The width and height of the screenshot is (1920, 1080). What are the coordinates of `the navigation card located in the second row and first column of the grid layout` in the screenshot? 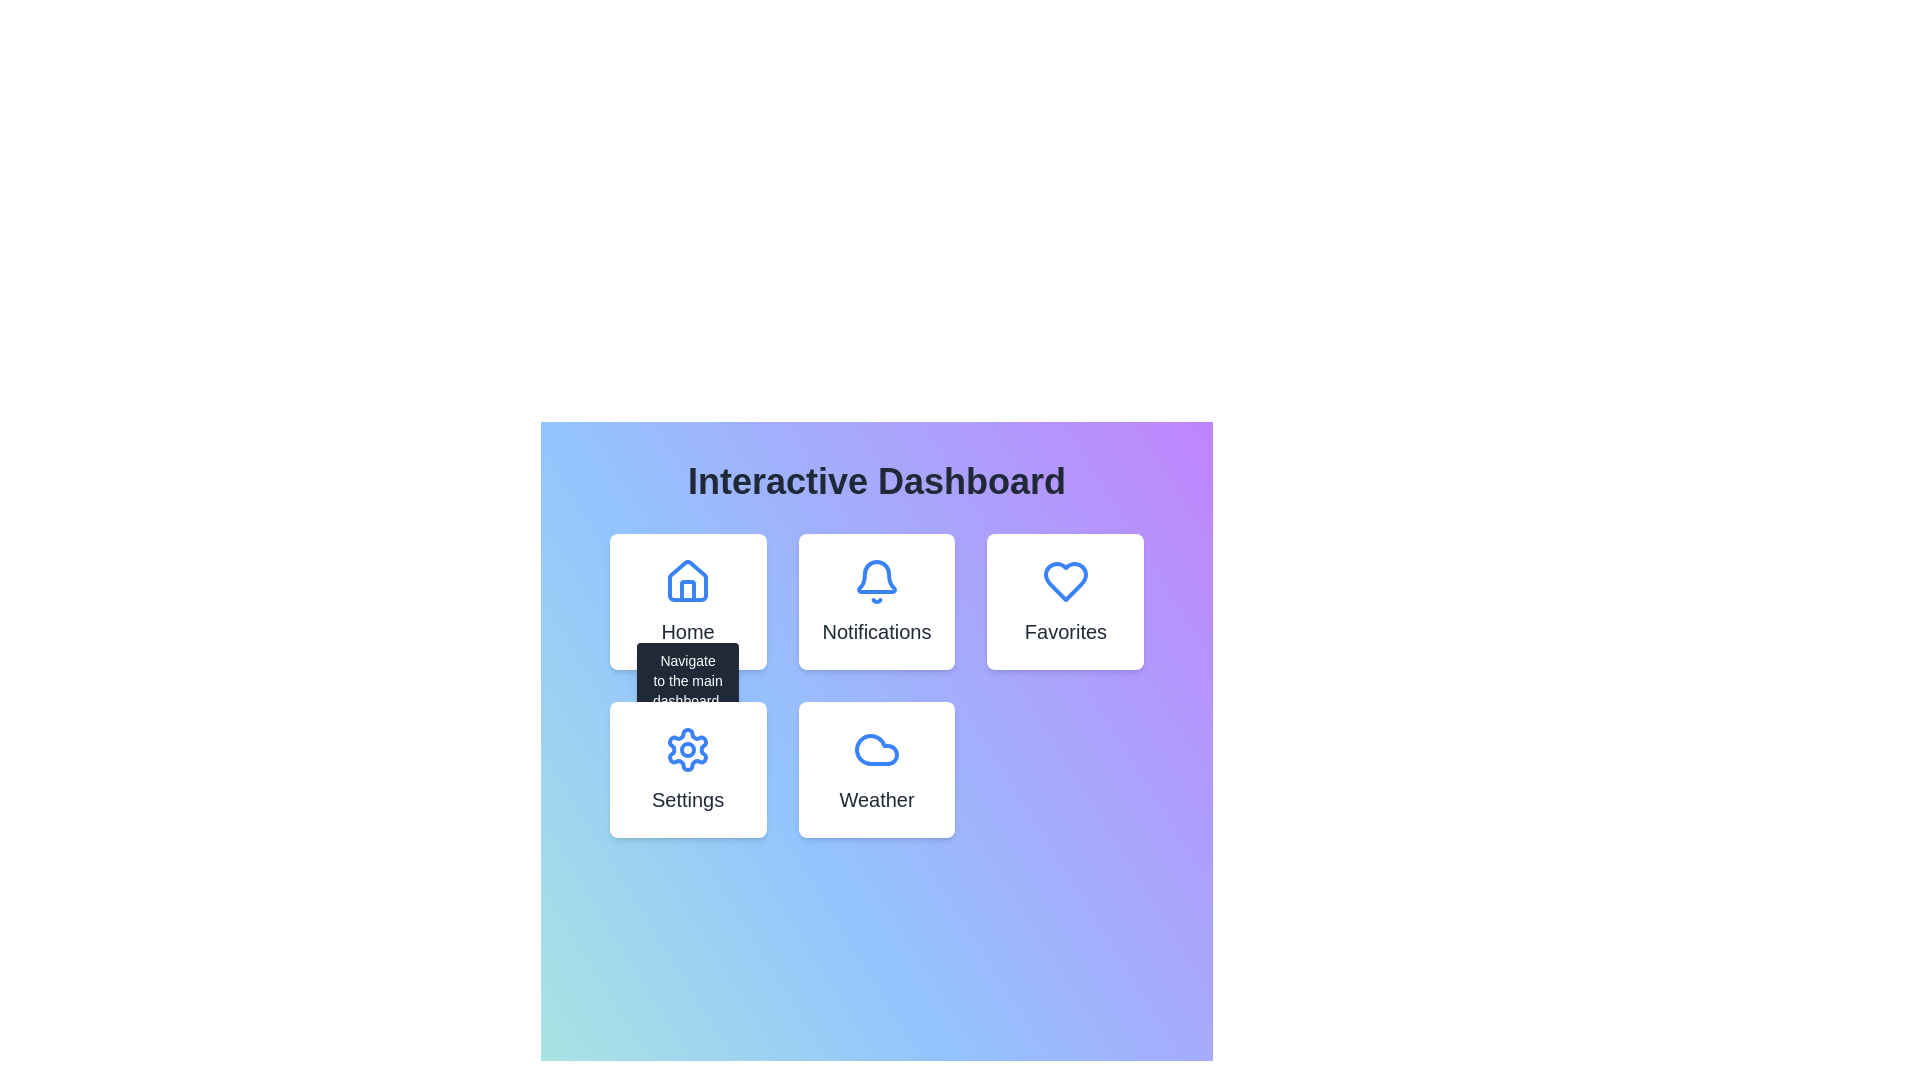 It's located at (688, 769).